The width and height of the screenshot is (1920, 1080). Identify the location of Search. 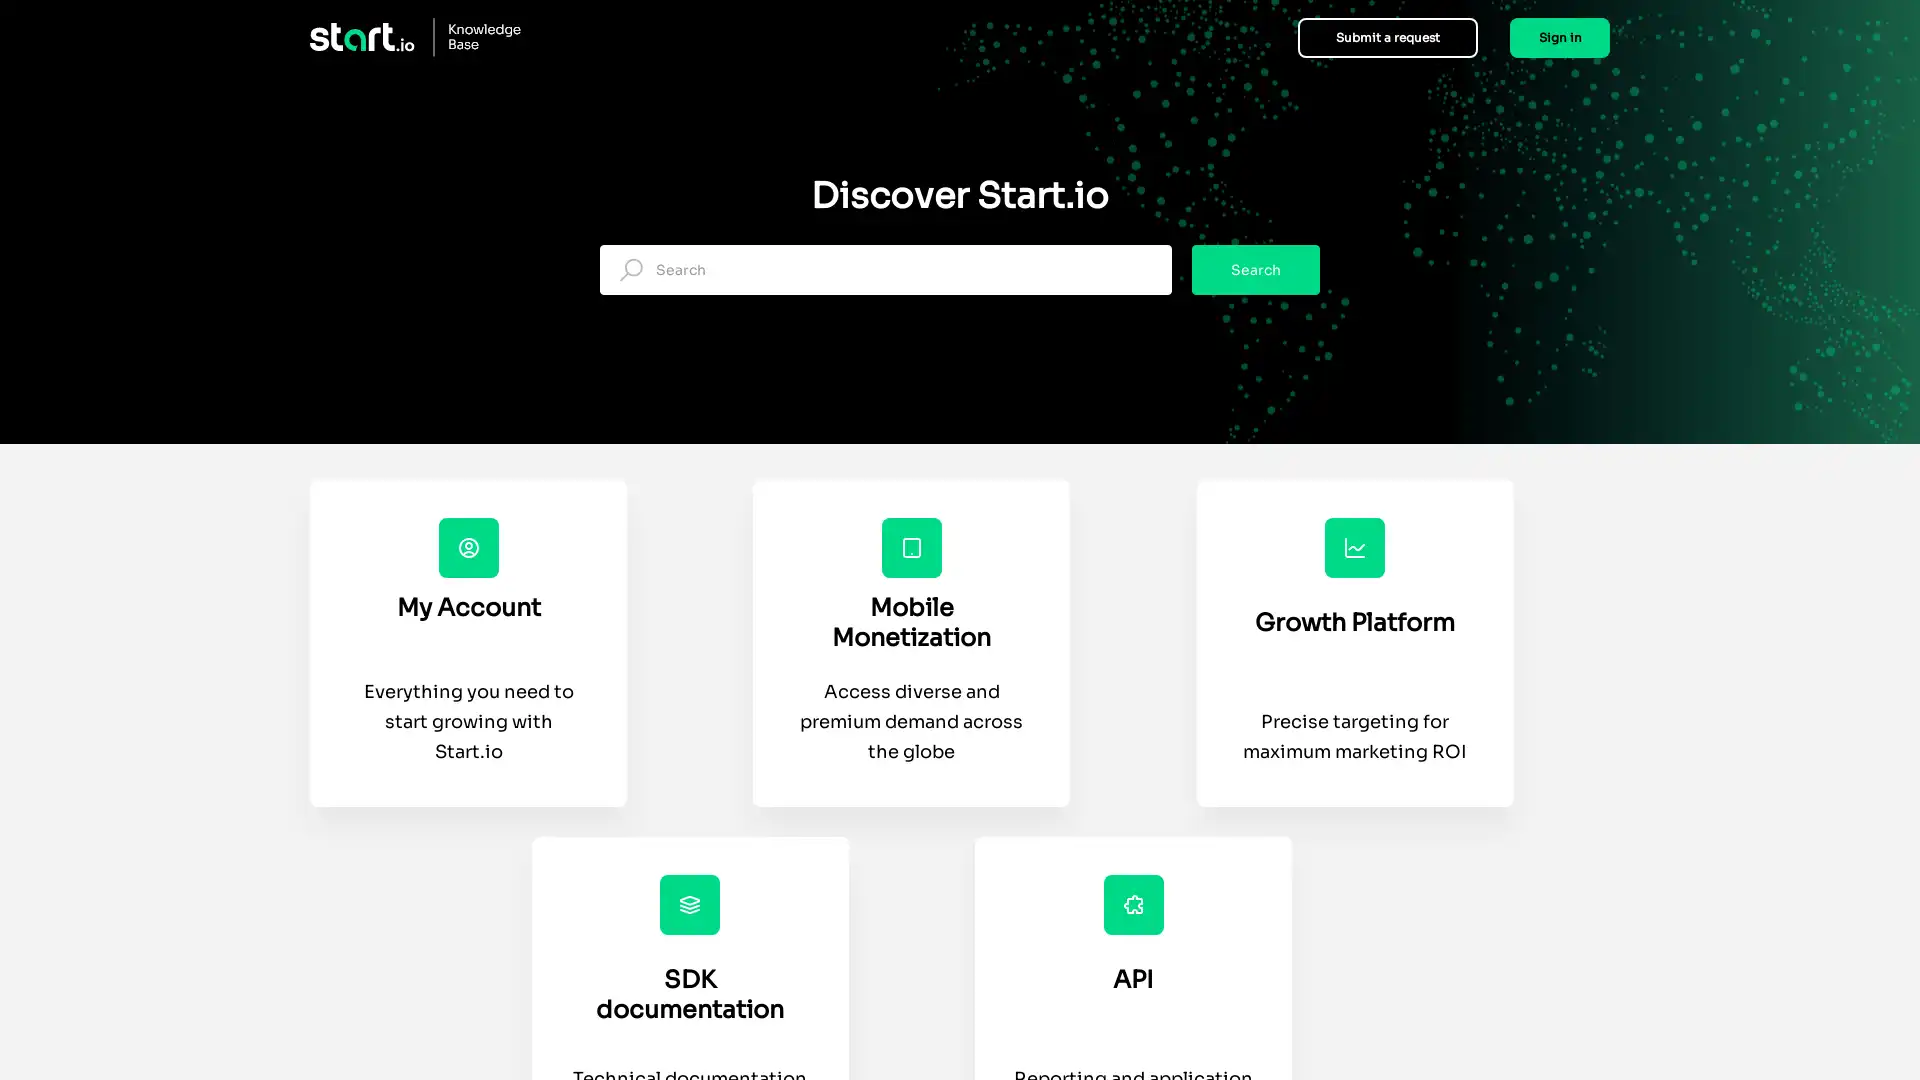
(1255, 270).